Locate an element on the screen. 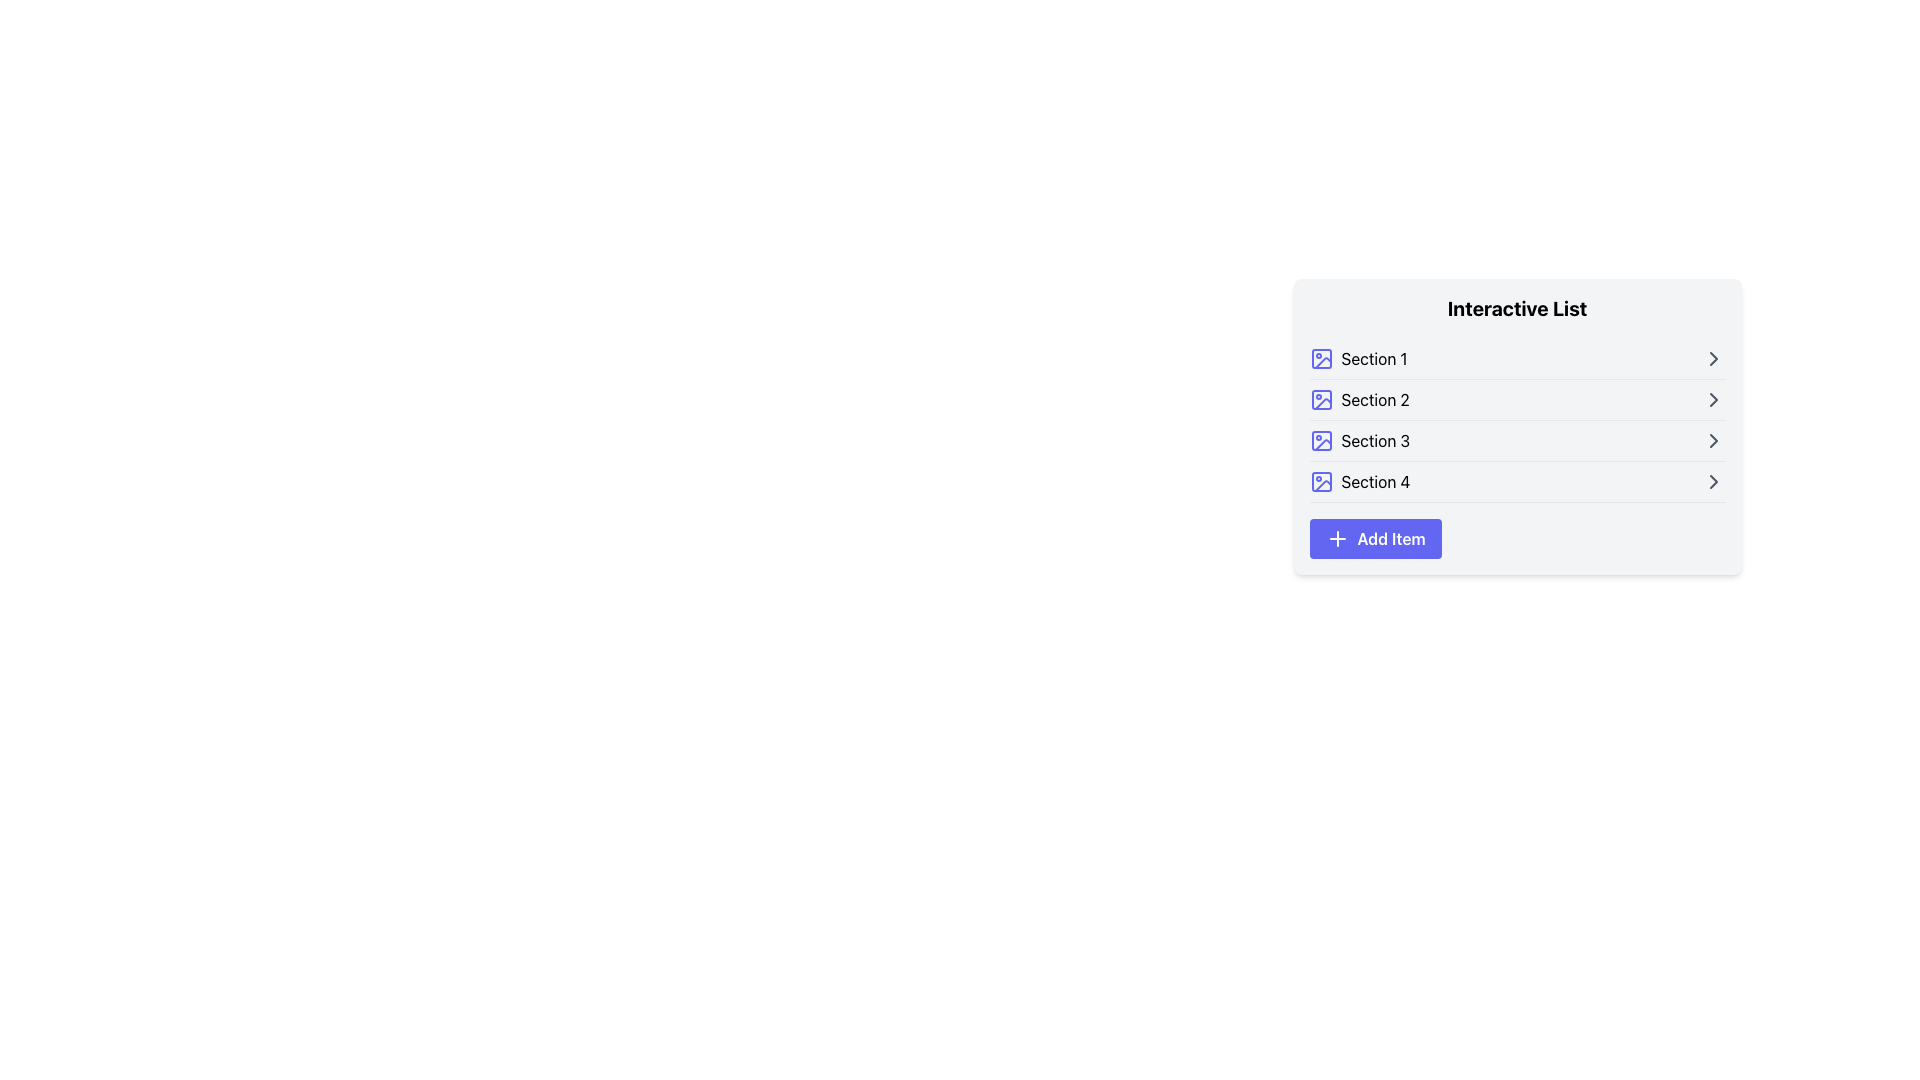 The image size is (1920, 1080). the rounded rectangle graphic that indicates an image or related function next to the Section 1 label in the interactive list is located at coordinates (1321, 357).